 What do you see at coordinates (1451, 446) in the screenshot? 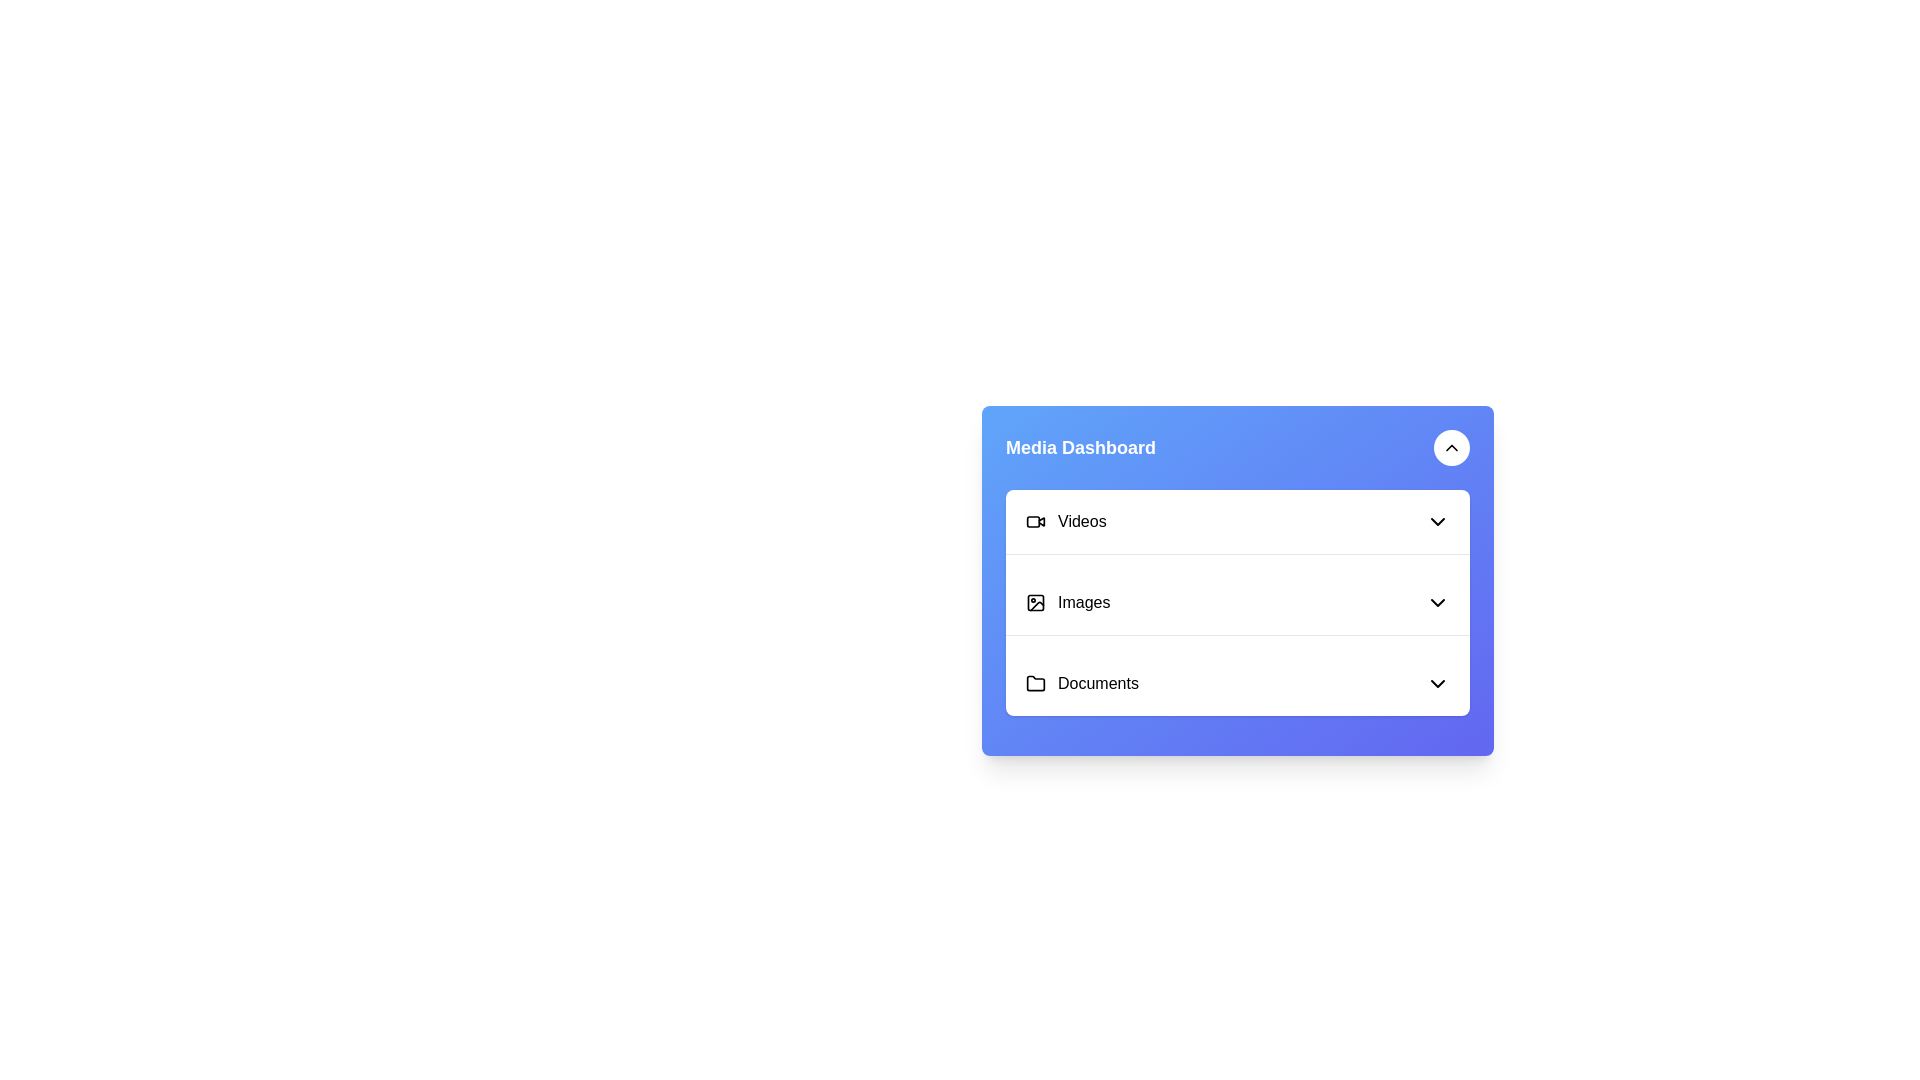
I see `the chevron-up icon located inside the circular button at the top-right corner of the 'Media Dashboard' card` at bounding box center [1451, 446].